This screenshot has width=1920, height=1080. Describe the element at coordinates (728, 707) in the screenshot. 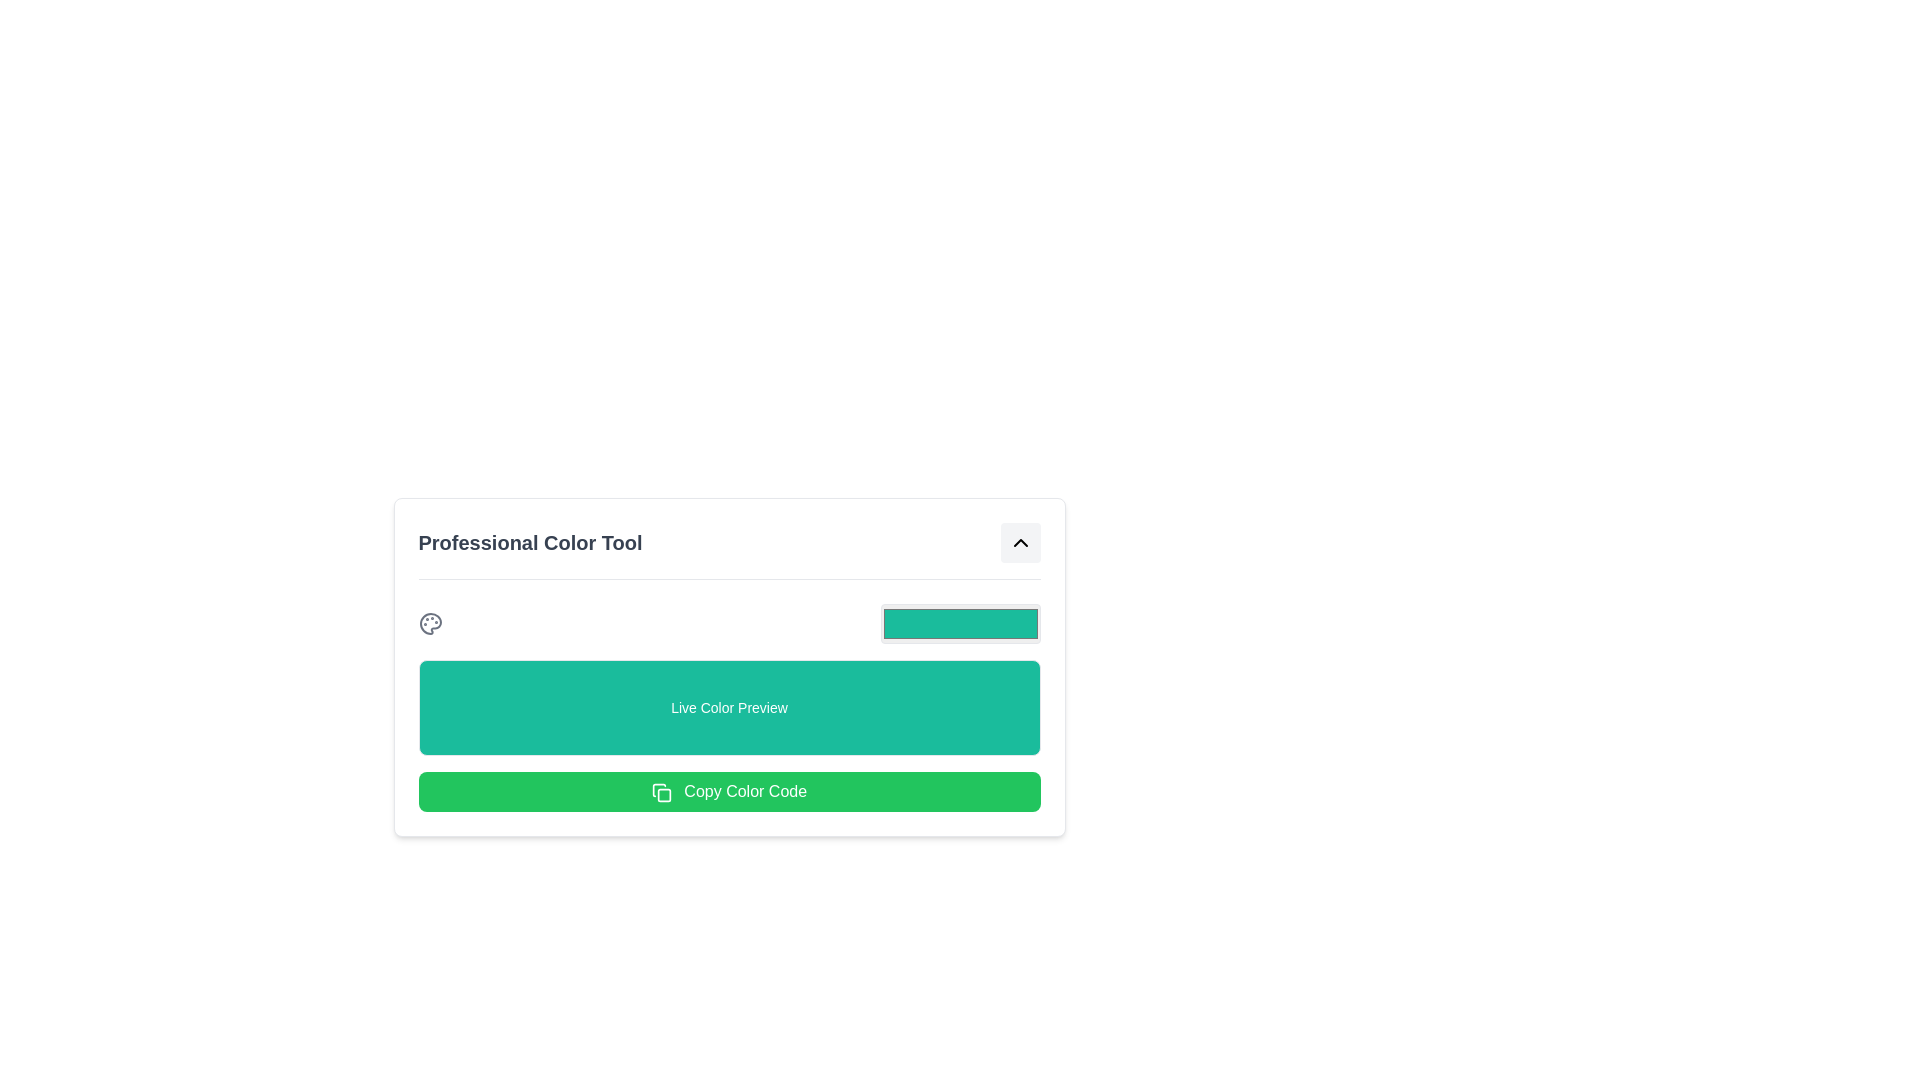

I see `the color preview displayed in the central rectangular section with a green background and the text 'Live Color Preview' located in the 'Professional Color Tool' panel` at that location.